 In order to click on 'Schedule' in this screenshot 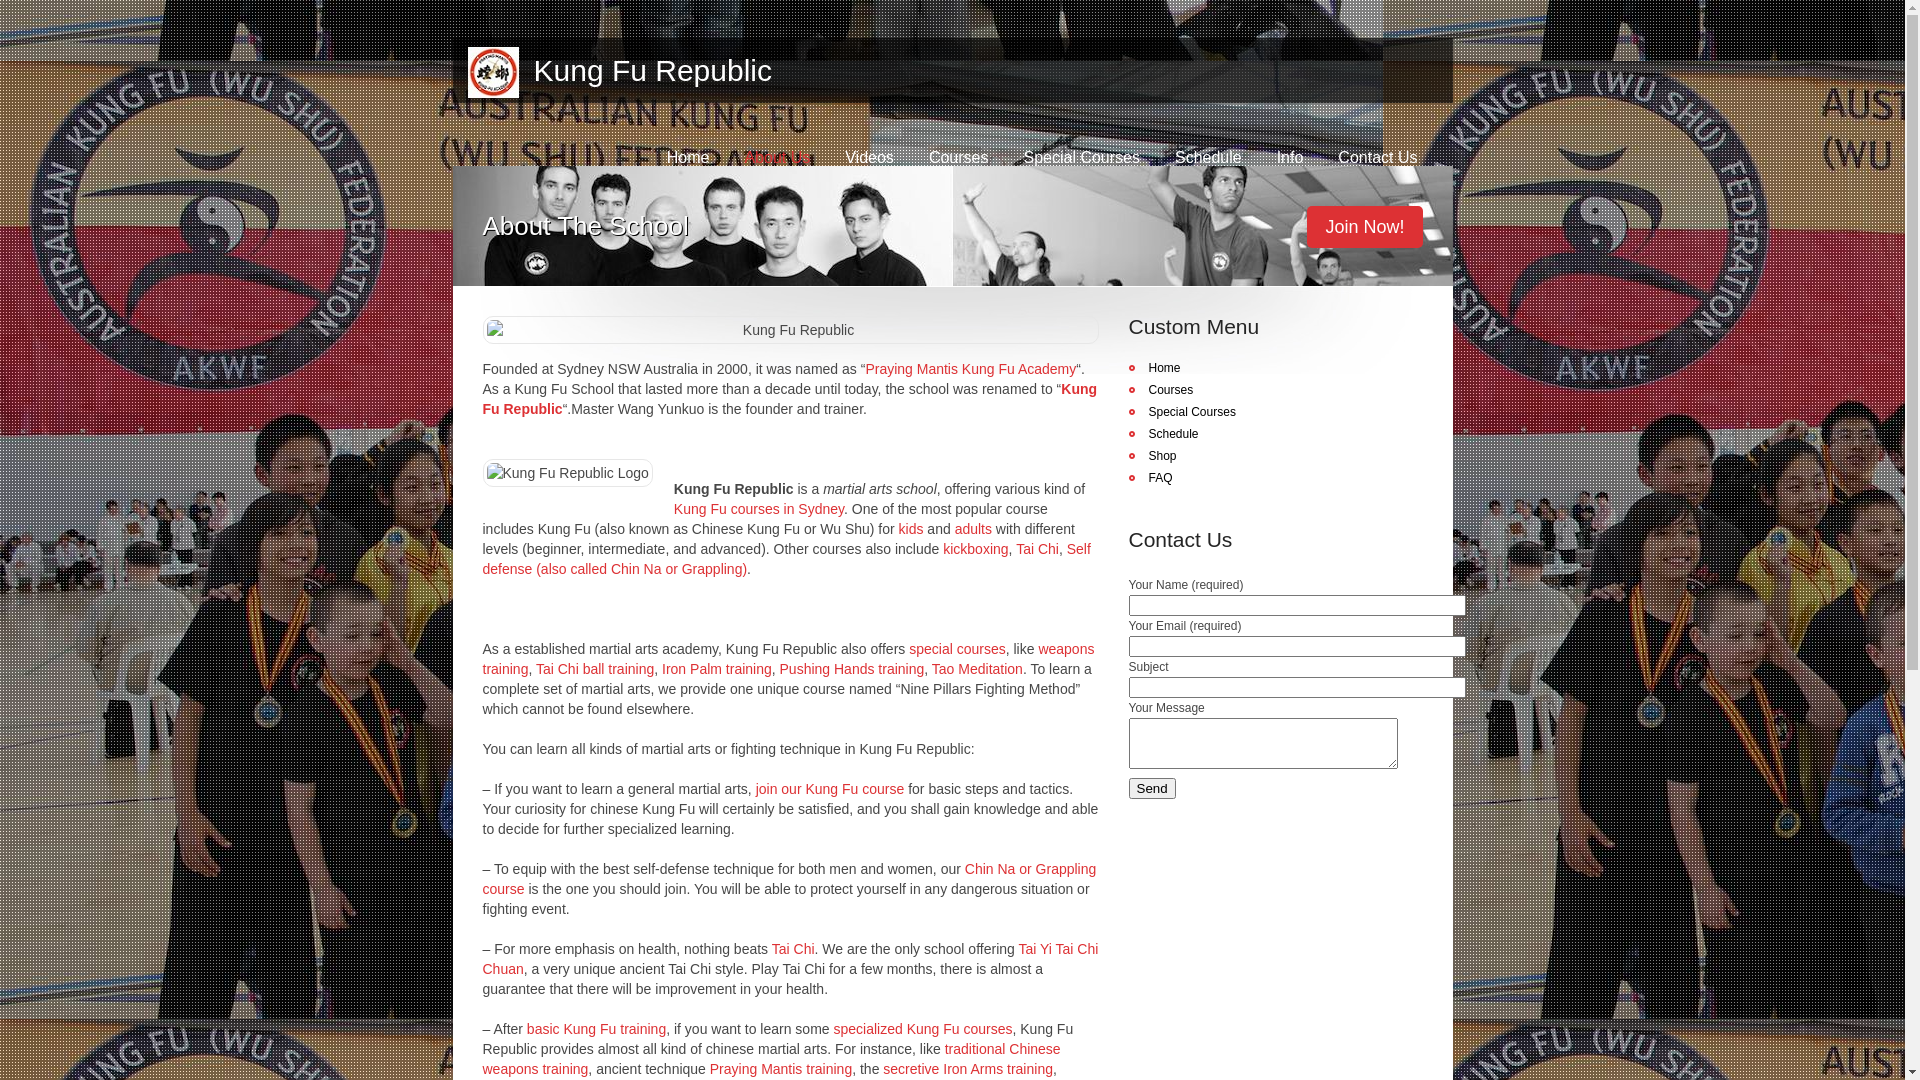, I will do `click(1207, 156)`.